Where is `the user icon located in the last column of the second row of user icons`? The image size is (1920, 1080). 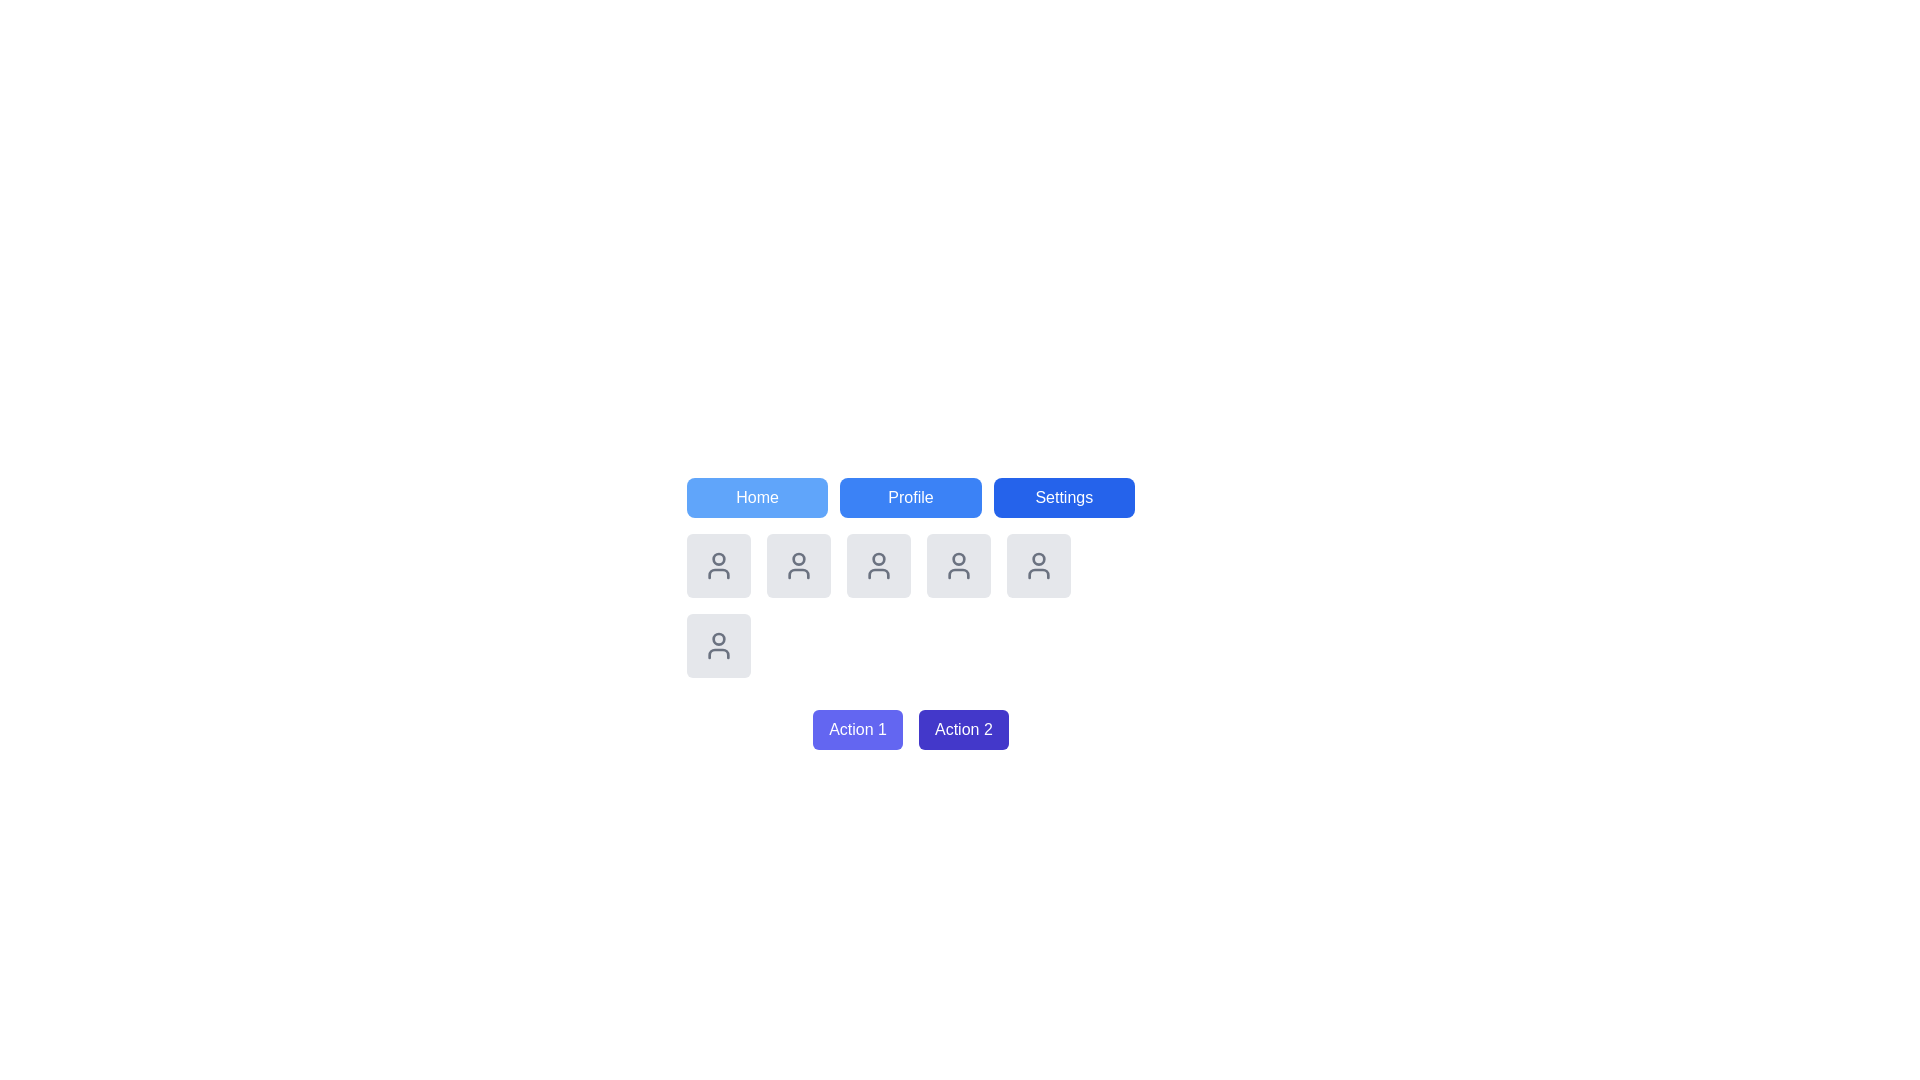 the user icon located in the last column of the second row of user icons is located at coordinates (1038, 566).